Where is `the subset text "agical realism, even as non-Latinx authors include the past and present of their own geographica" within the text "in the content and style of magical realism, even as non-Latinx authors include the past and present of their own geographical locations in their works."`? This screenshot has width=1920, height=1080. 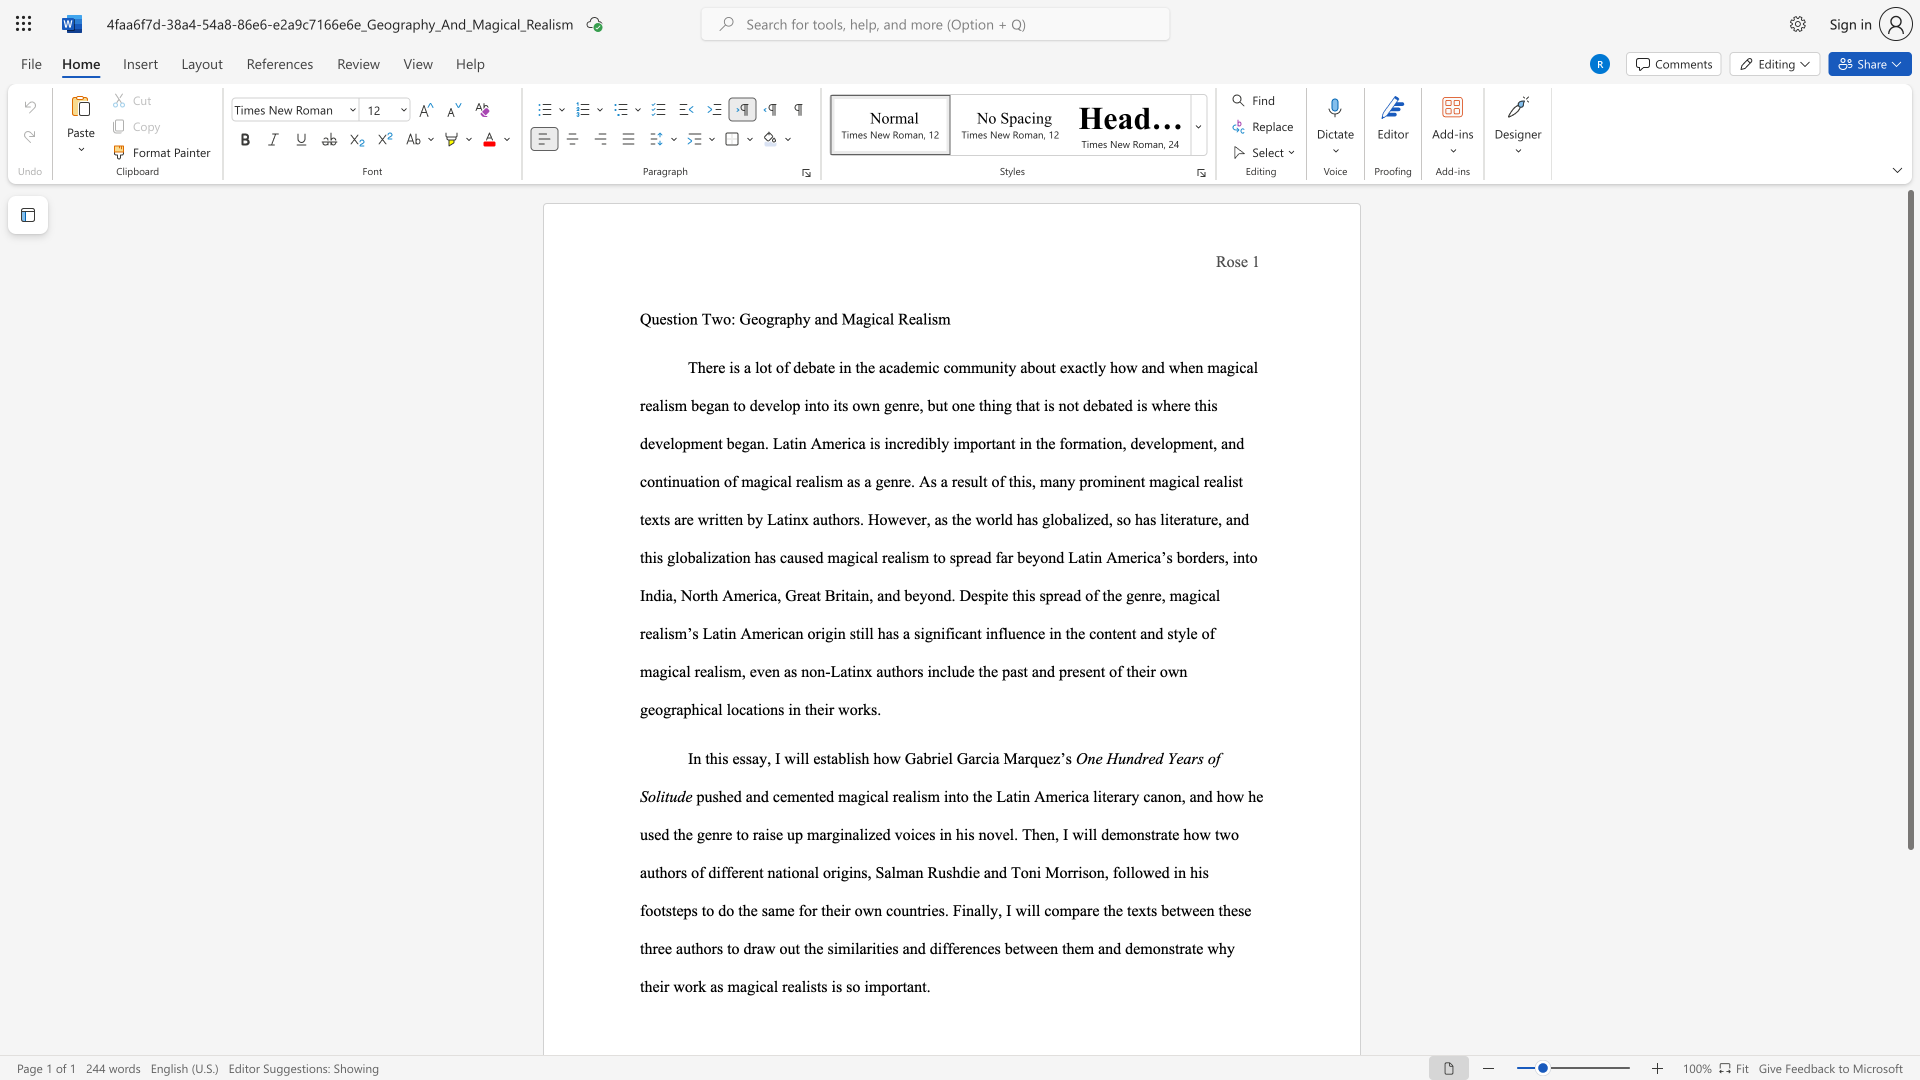
the subset text "agical realism, even as non-Latinx authors include the past and present of their own geographica" within the text "in the content and style of magical realism, even as non-Latinx authors include the past and present of their own geographical locations in their works." is located at coordinates (652, 671).